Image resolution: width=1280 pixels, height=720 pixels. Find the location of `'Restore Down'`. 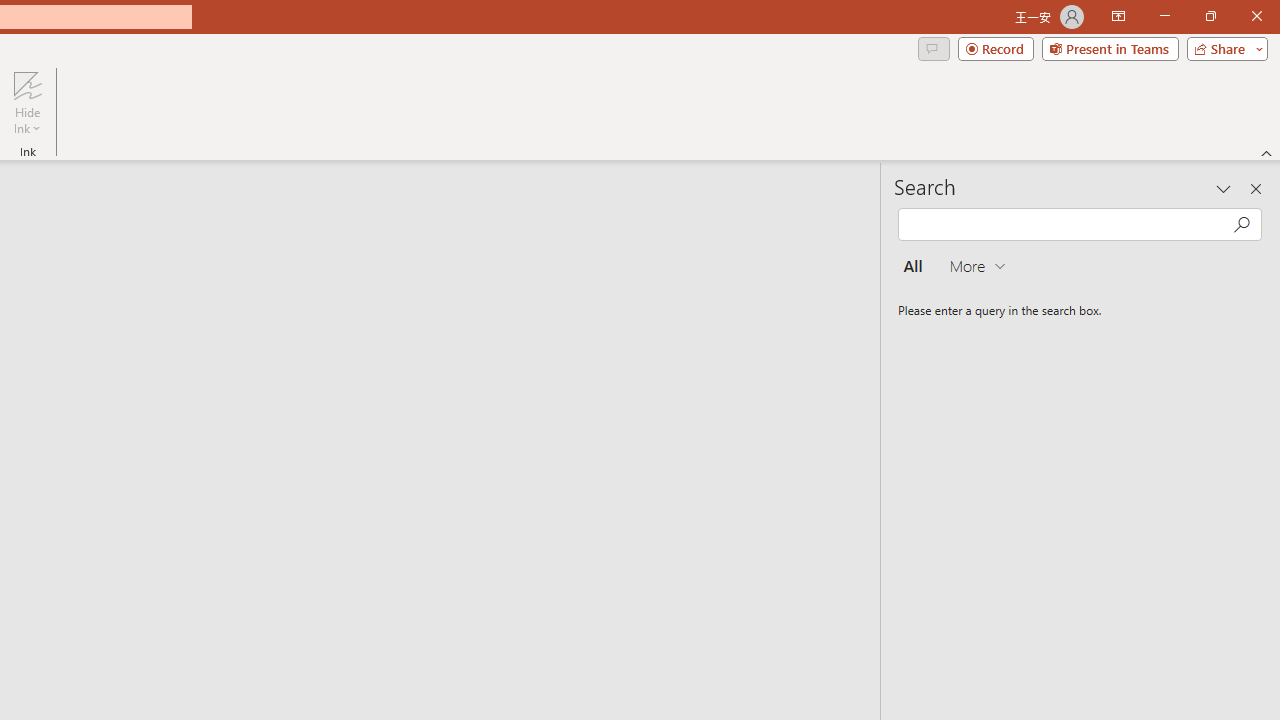

'Restore Down' is located at coordinates (1209, 16).